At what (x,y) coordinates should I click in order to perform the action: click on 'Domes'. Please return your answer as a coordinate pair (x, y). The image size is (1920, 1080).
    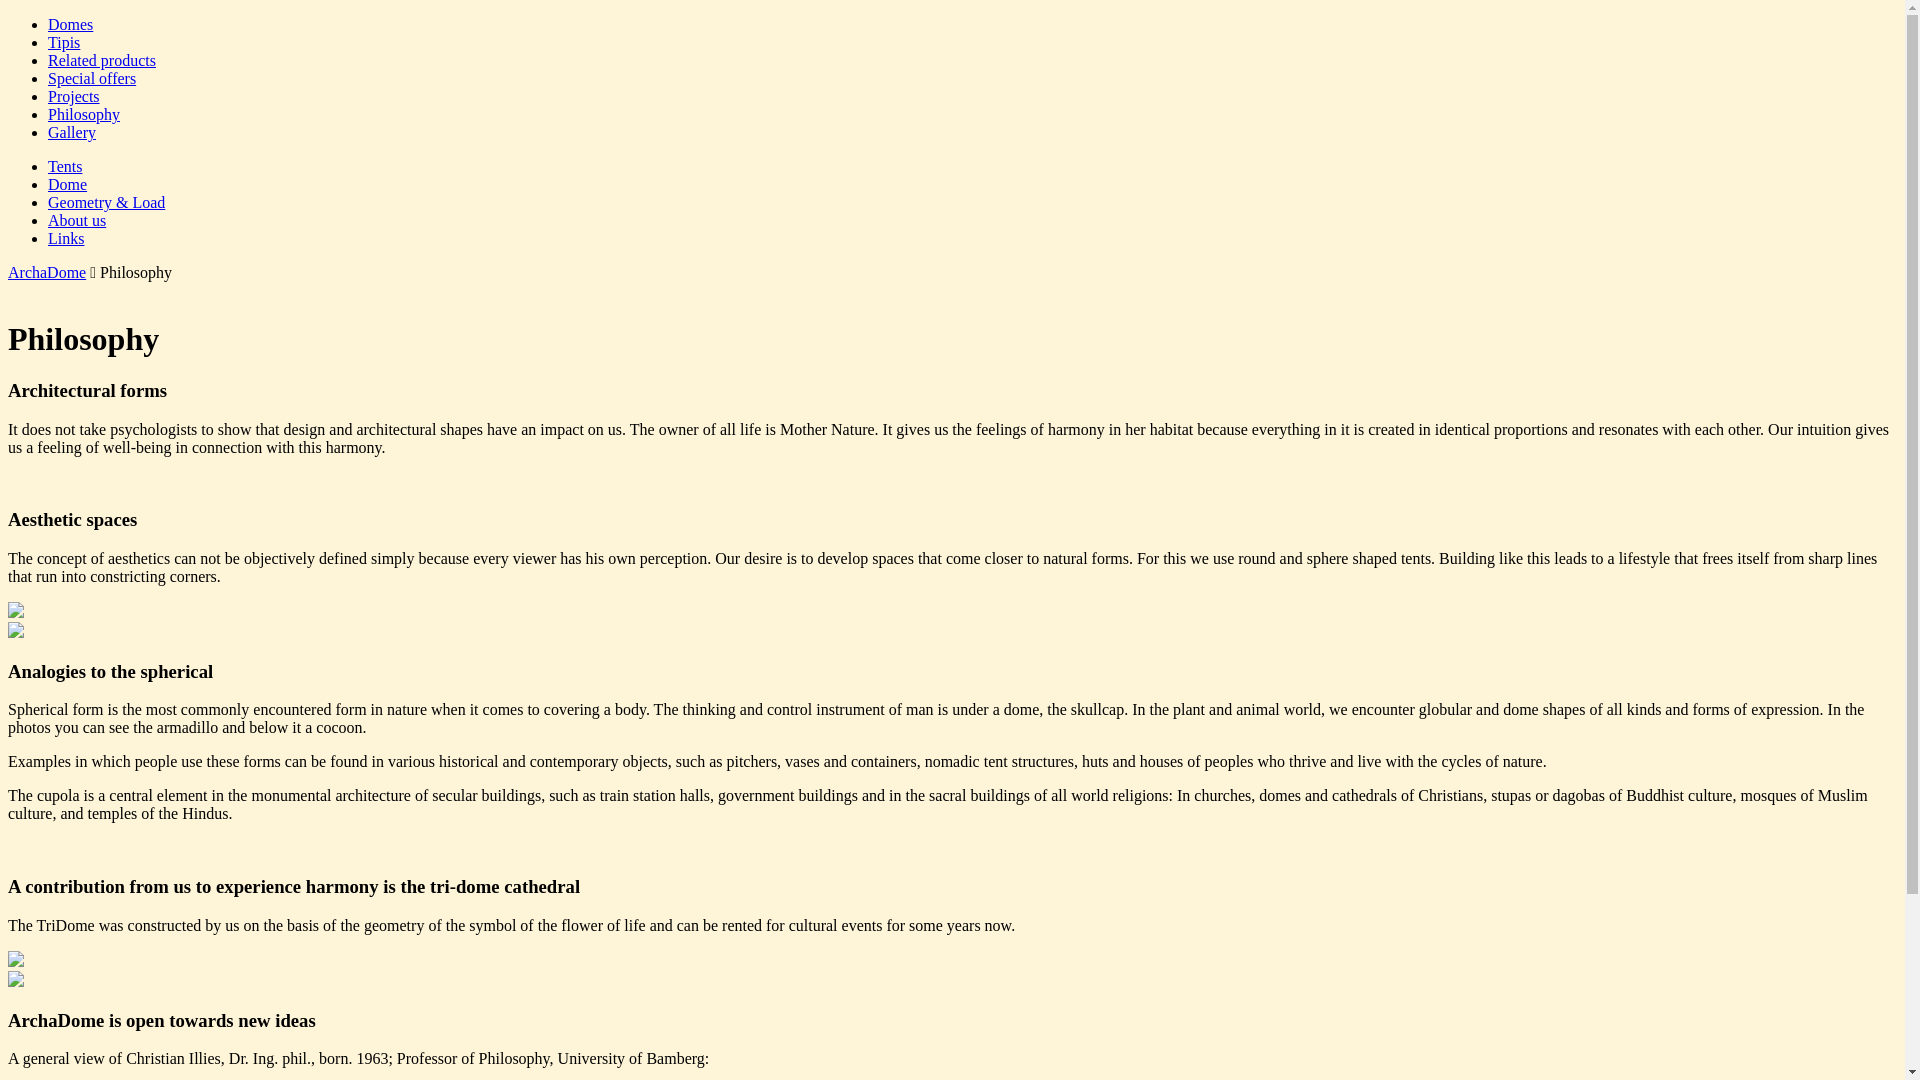
    Looking at the image, I should click on (70, 24).